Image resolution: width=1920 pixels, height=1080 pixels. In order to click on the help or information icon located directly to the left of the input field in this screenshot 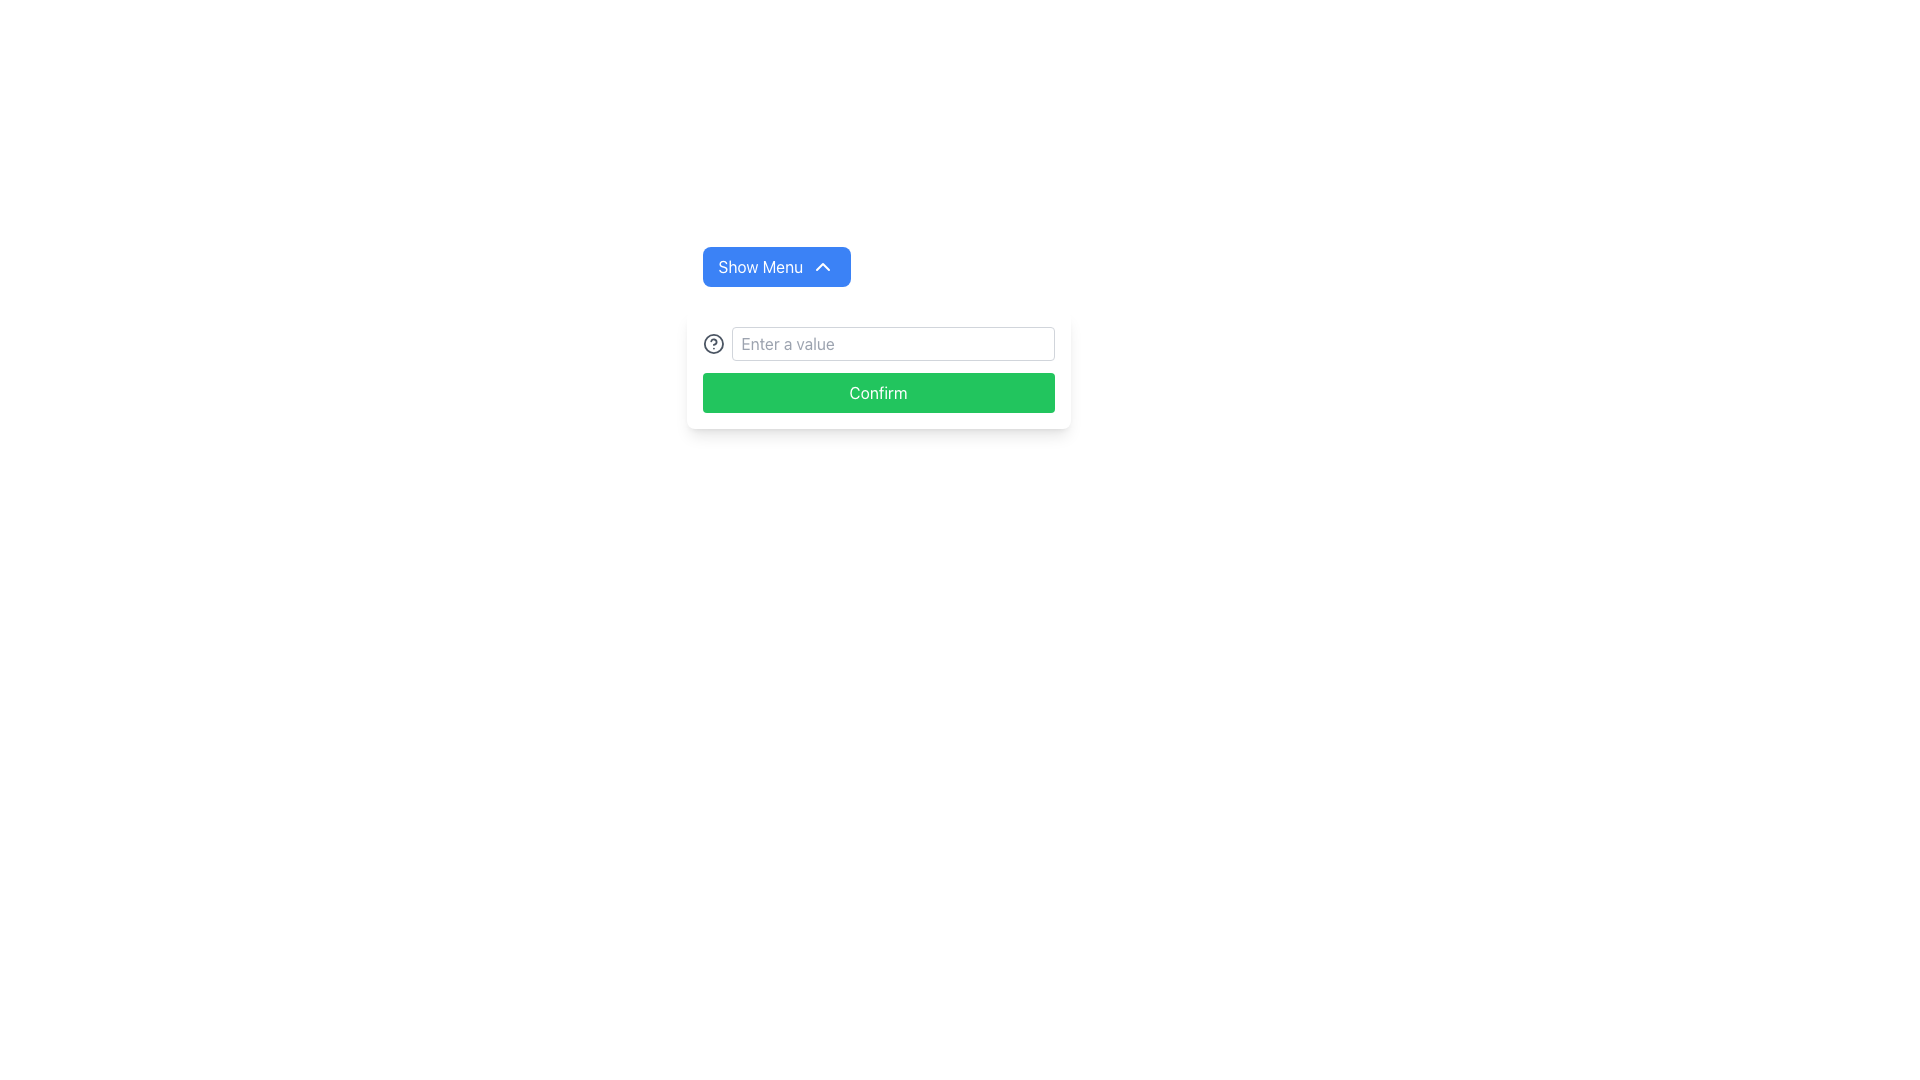, I will do `click(713, 342)`.